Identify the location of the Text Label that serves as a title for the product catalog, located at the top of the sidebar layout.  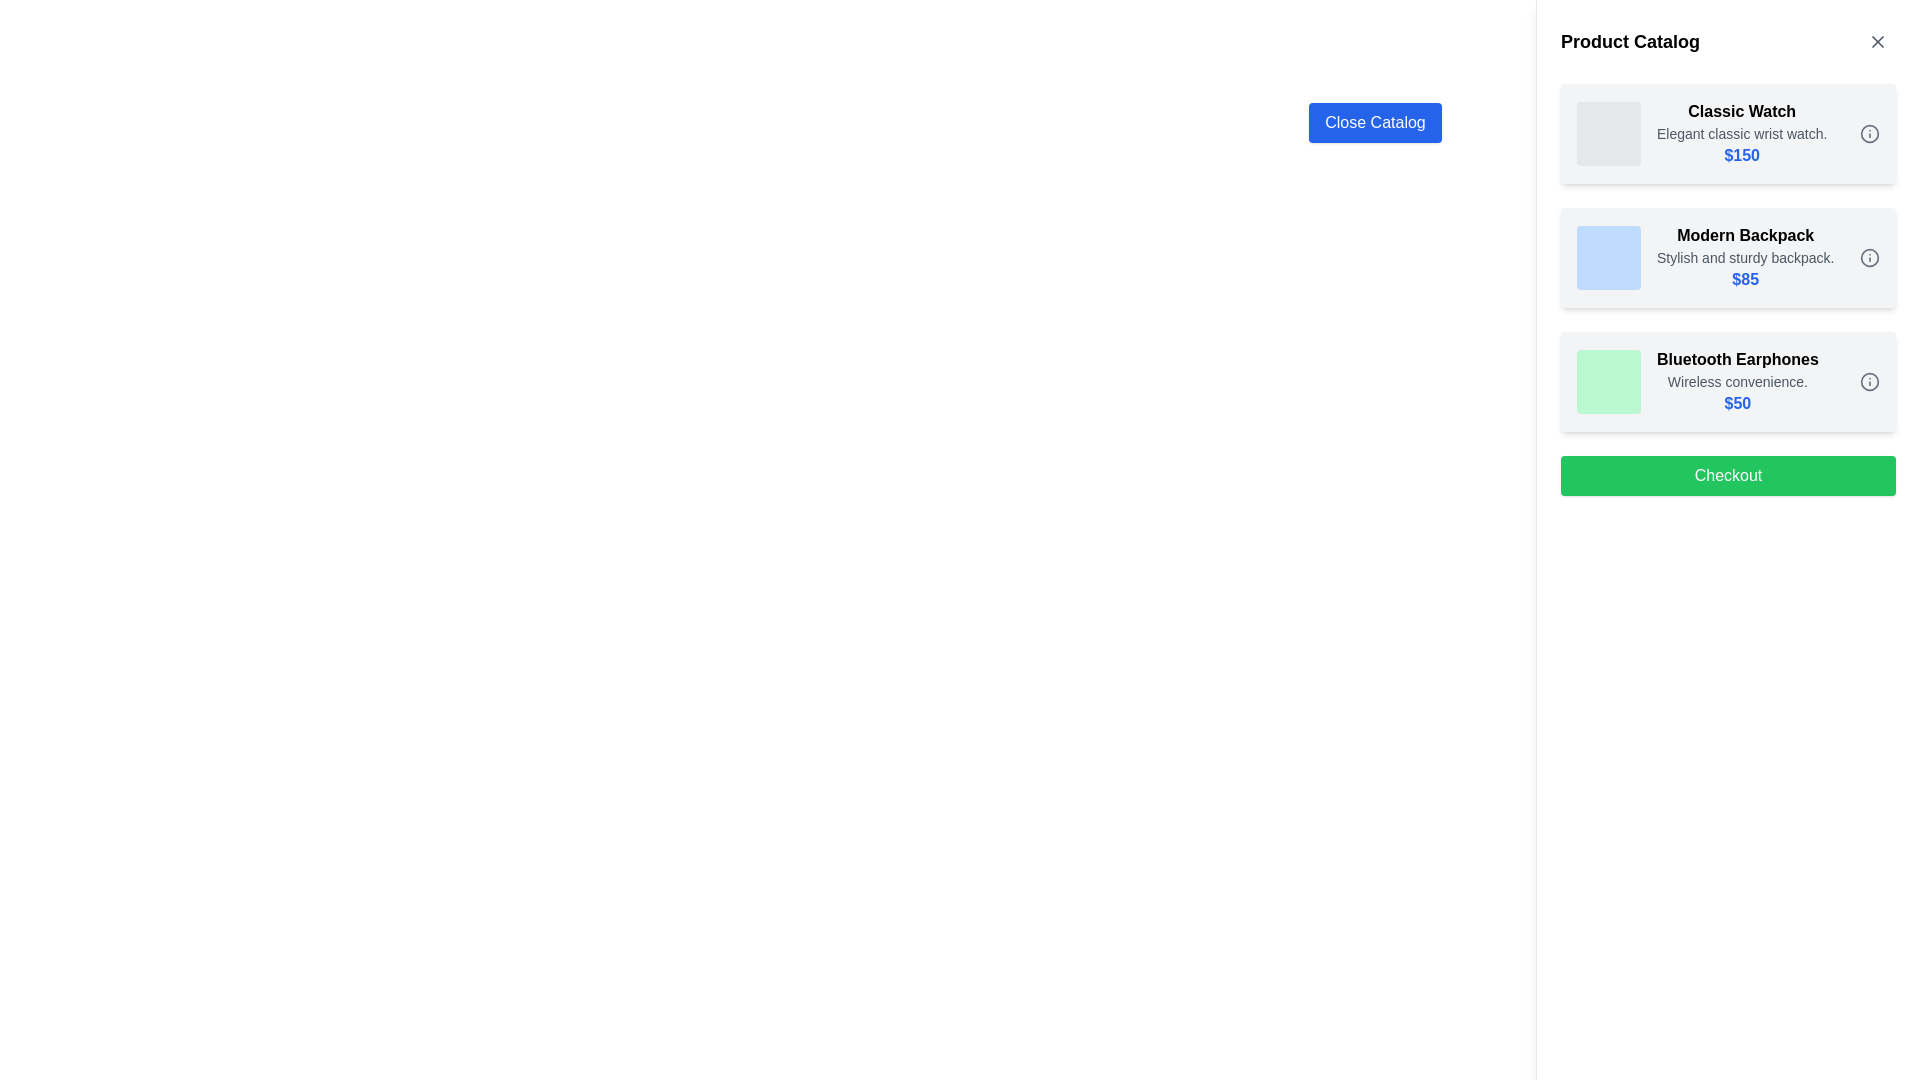
(1630, 42).